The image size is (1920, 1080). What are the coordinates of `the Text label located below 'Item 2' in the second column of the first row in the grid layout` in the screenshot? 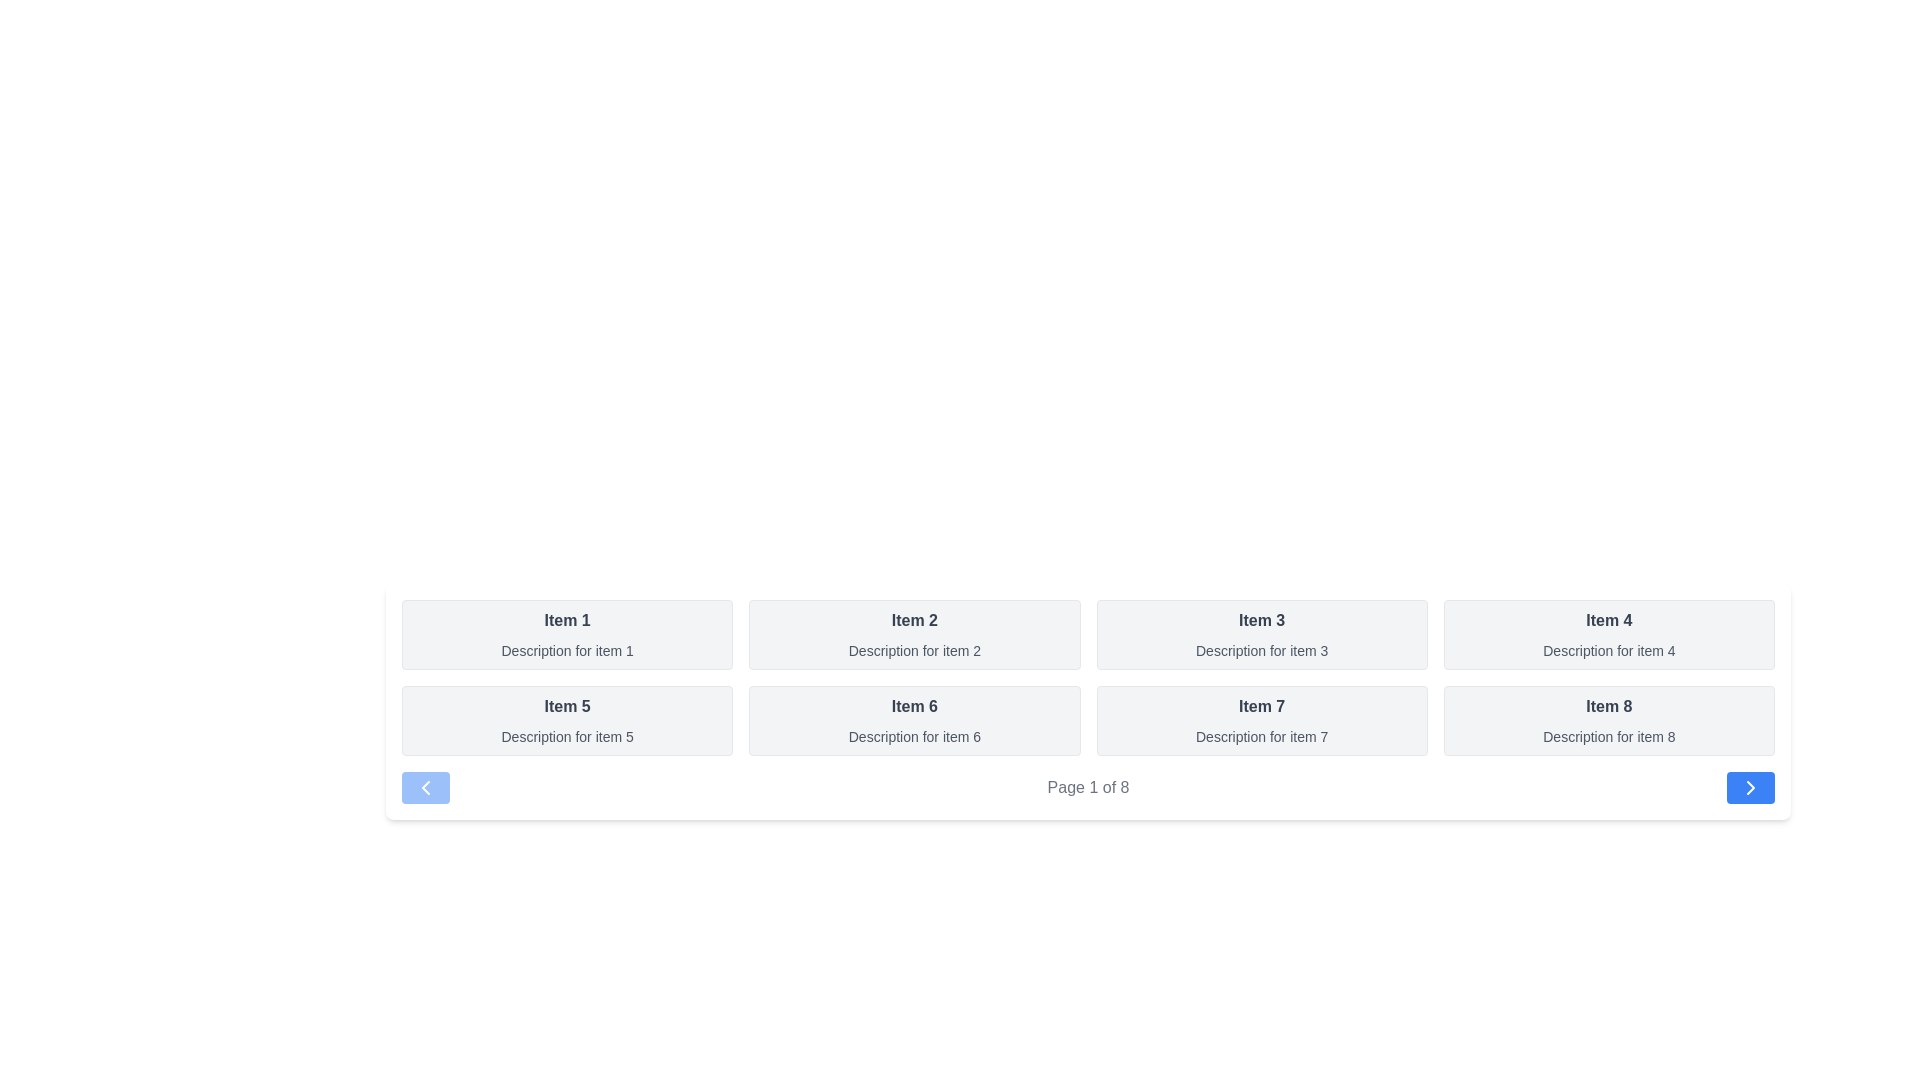 It's located at (913, 651).